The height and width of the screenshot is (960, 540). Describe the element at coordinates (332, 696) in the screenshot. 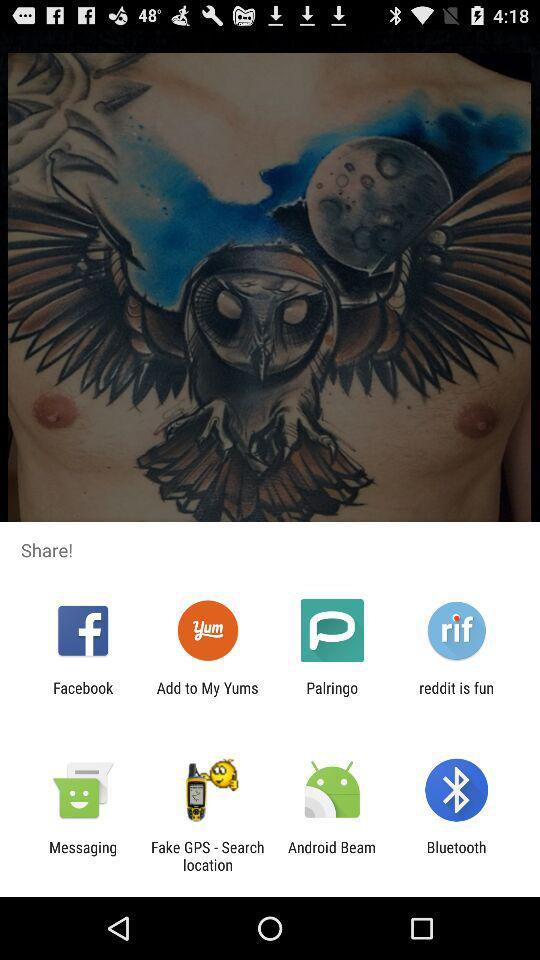

I see `the app next to the add to my app` at that location.